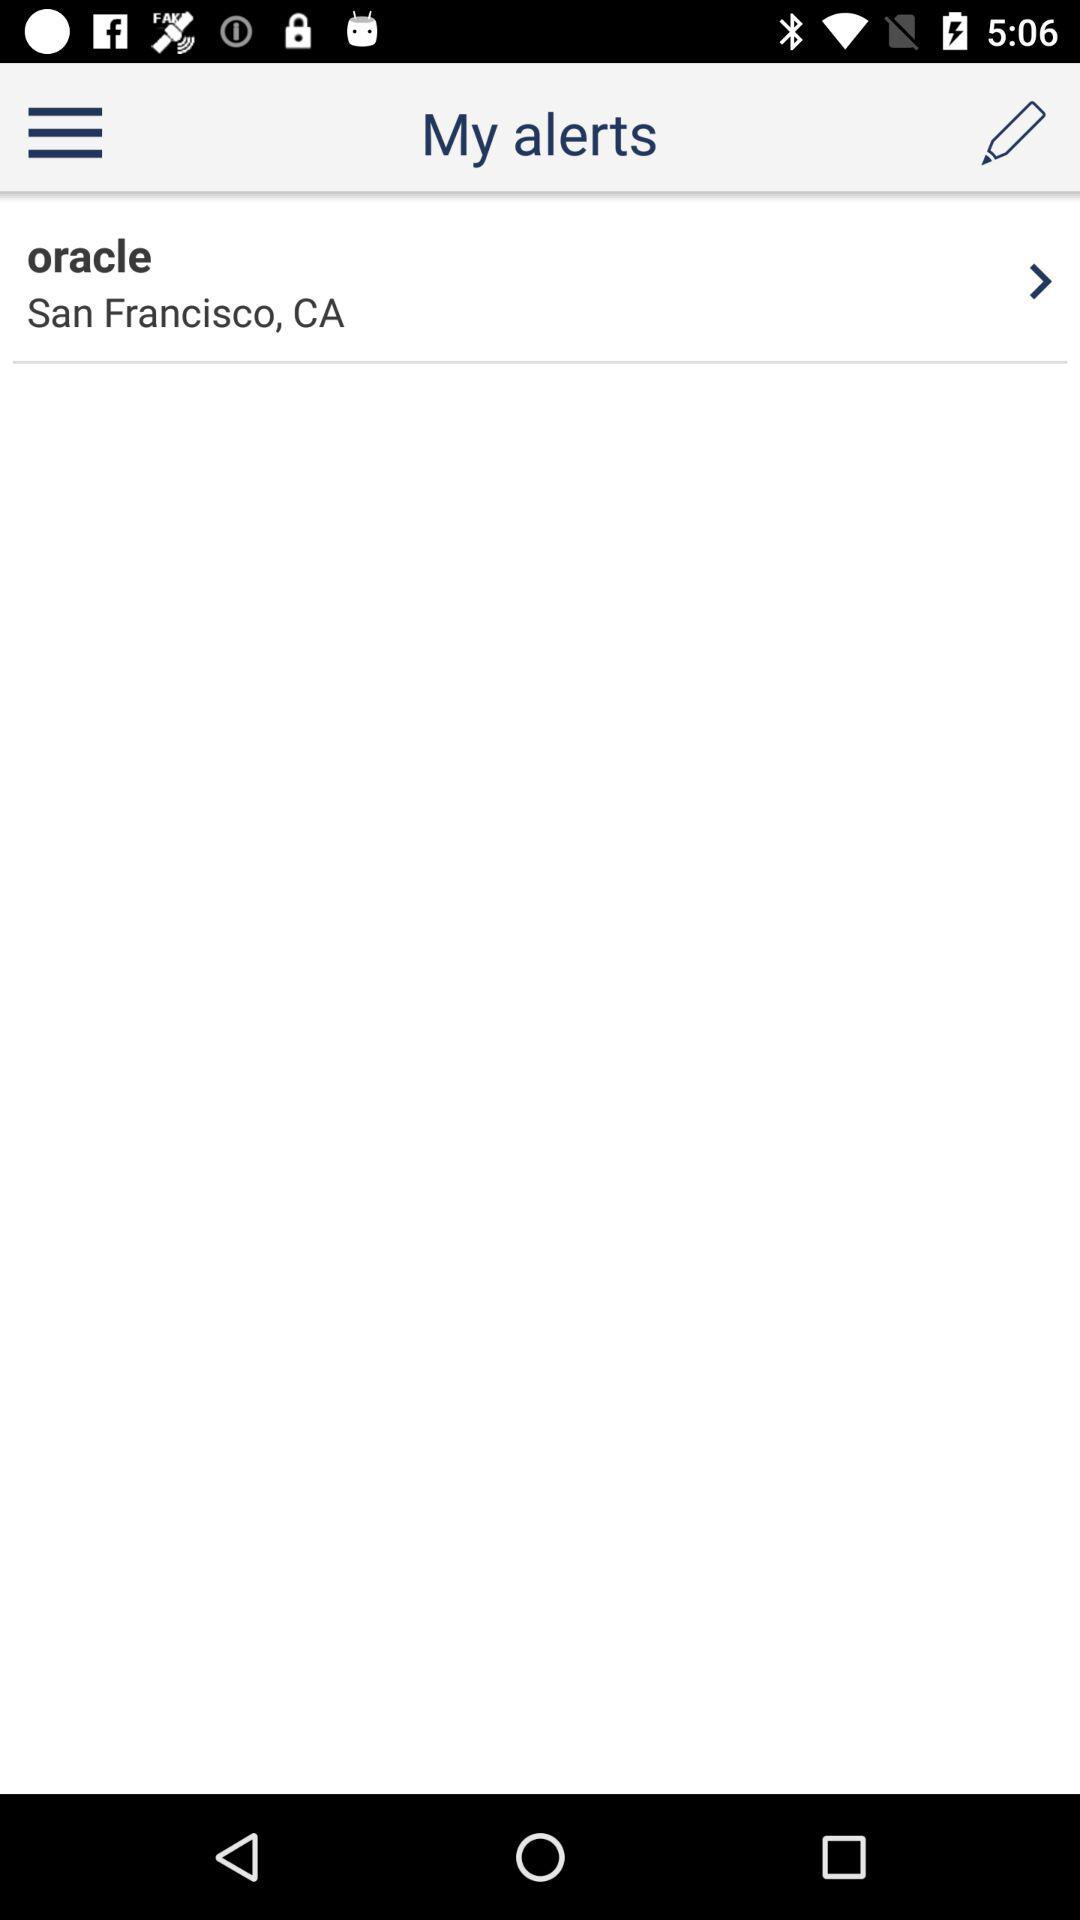  Describe the element at coordinates (88, 253) in the screenshot. I see `item to the left of the 4 icon` at that location.